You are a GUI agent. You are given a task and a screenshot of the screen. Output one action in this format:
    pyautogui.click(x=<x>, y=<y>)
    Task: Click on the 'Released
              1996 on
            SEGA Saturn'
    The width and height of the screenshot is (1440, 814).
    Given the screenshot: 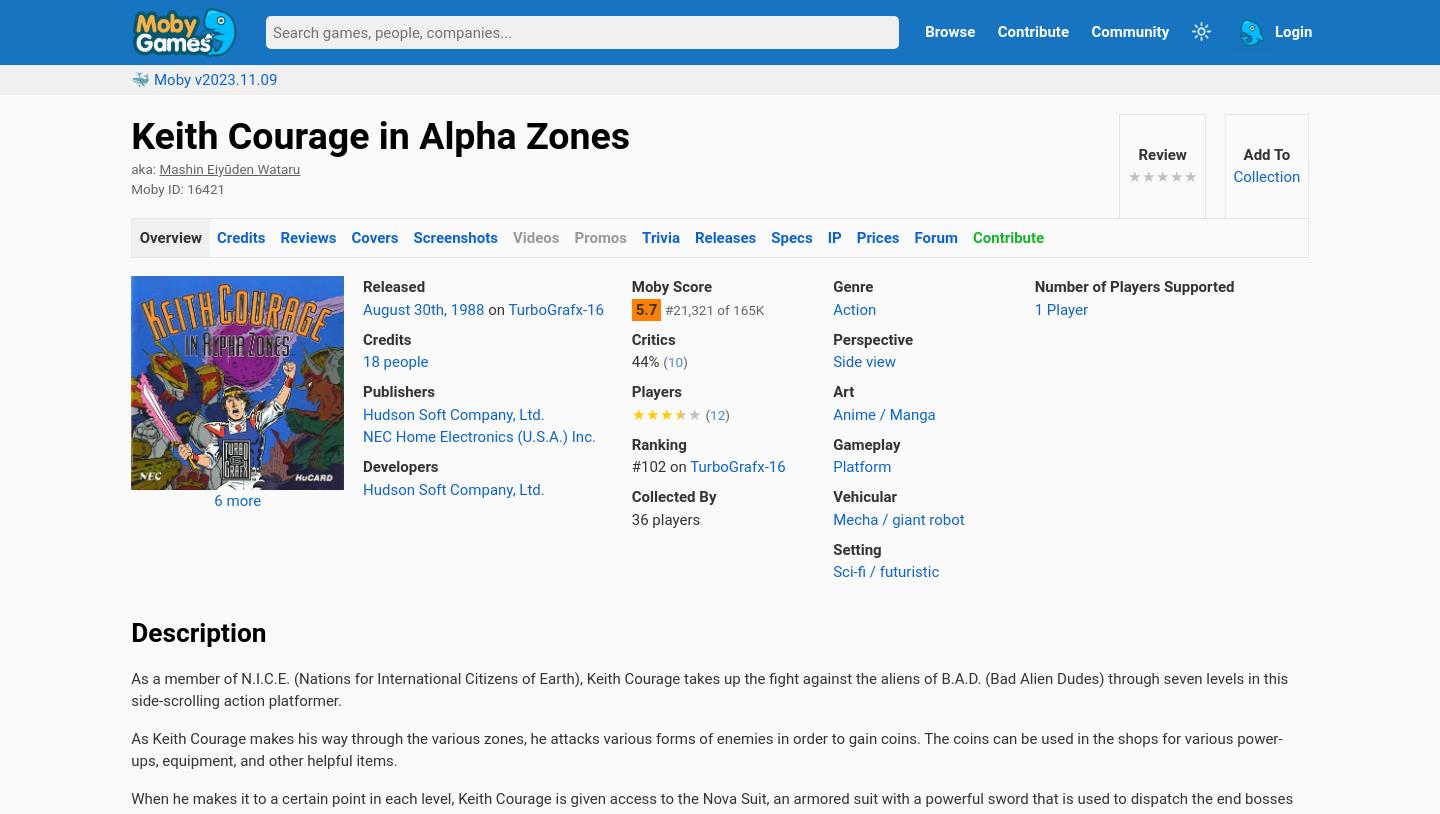 What is the action you would take?
    pyautogui.click(x=695, y=704)
    